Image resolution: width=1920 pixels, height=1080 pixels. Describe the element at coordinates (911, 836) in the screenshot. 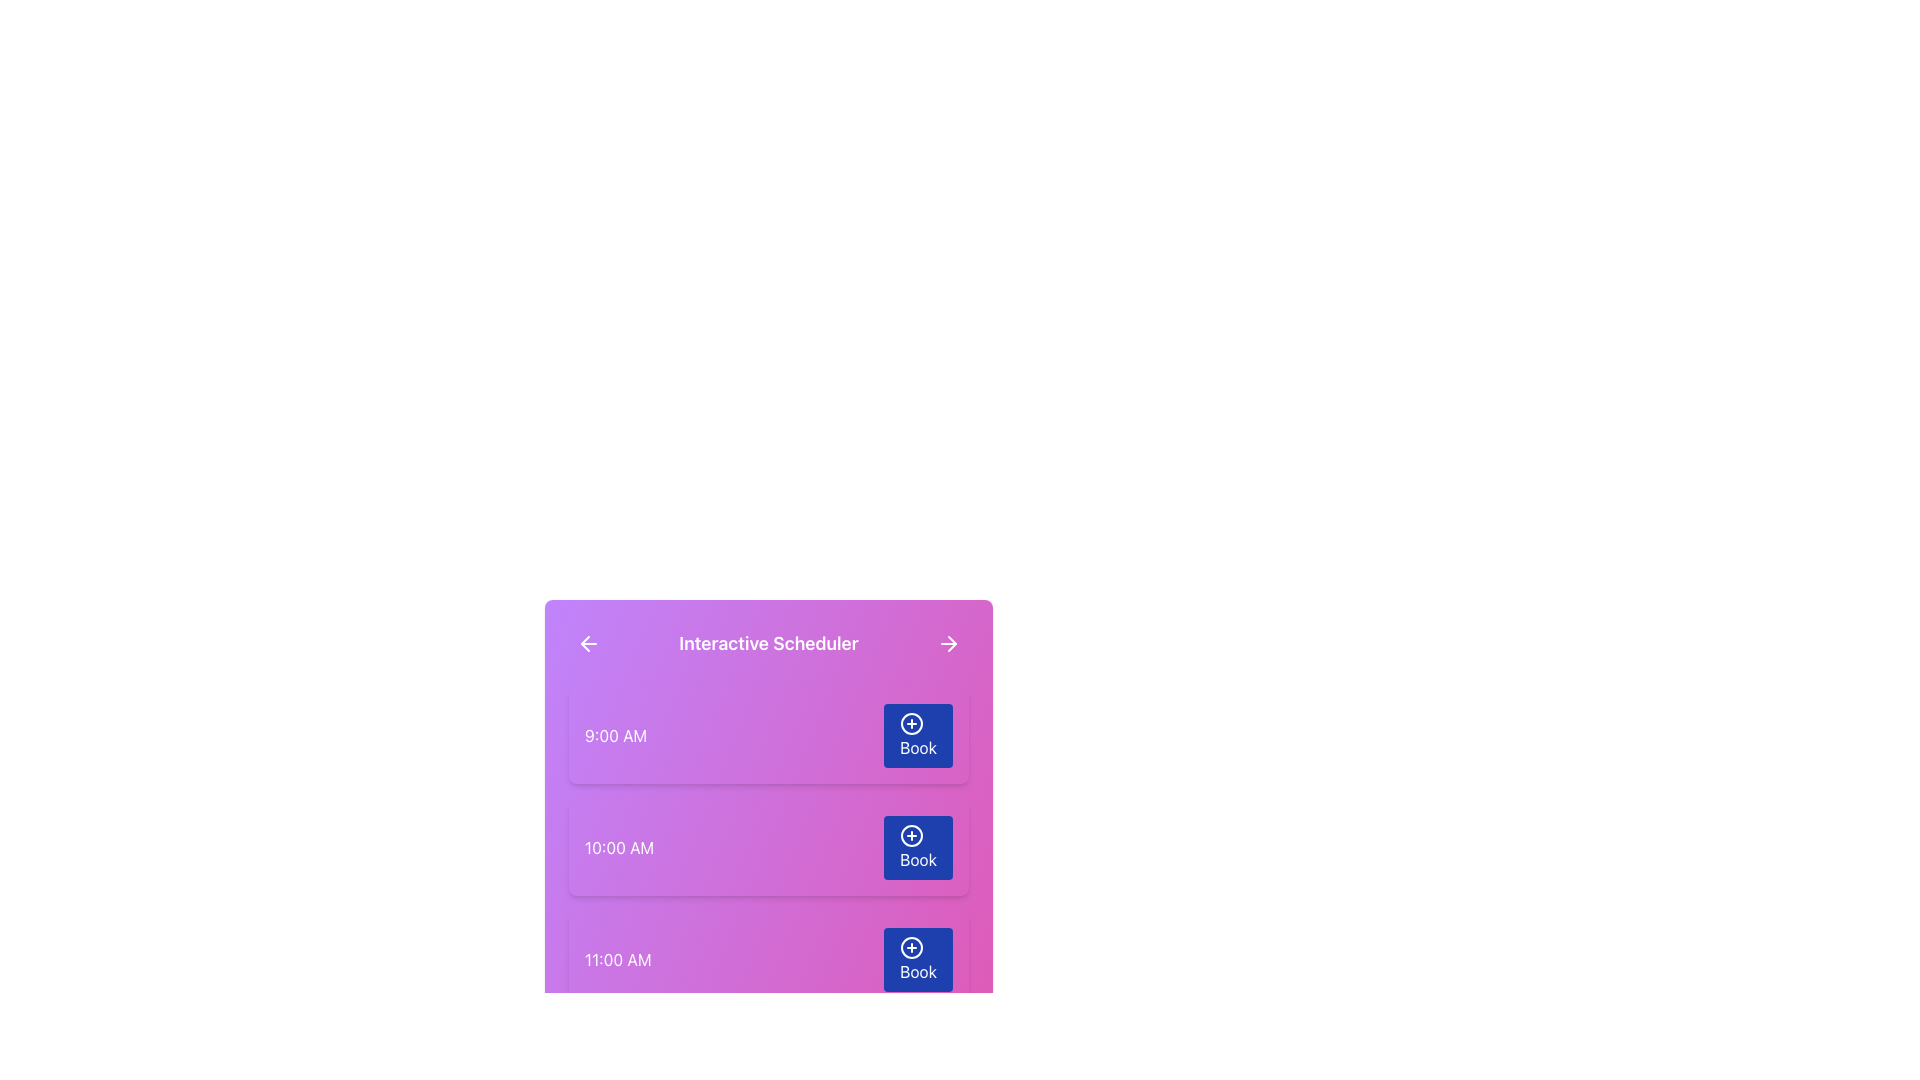

I see `the center of the circular outline icon next to the 'Book' button for the 10:00 AM time slot in the Interactive Scheduler` at that location.